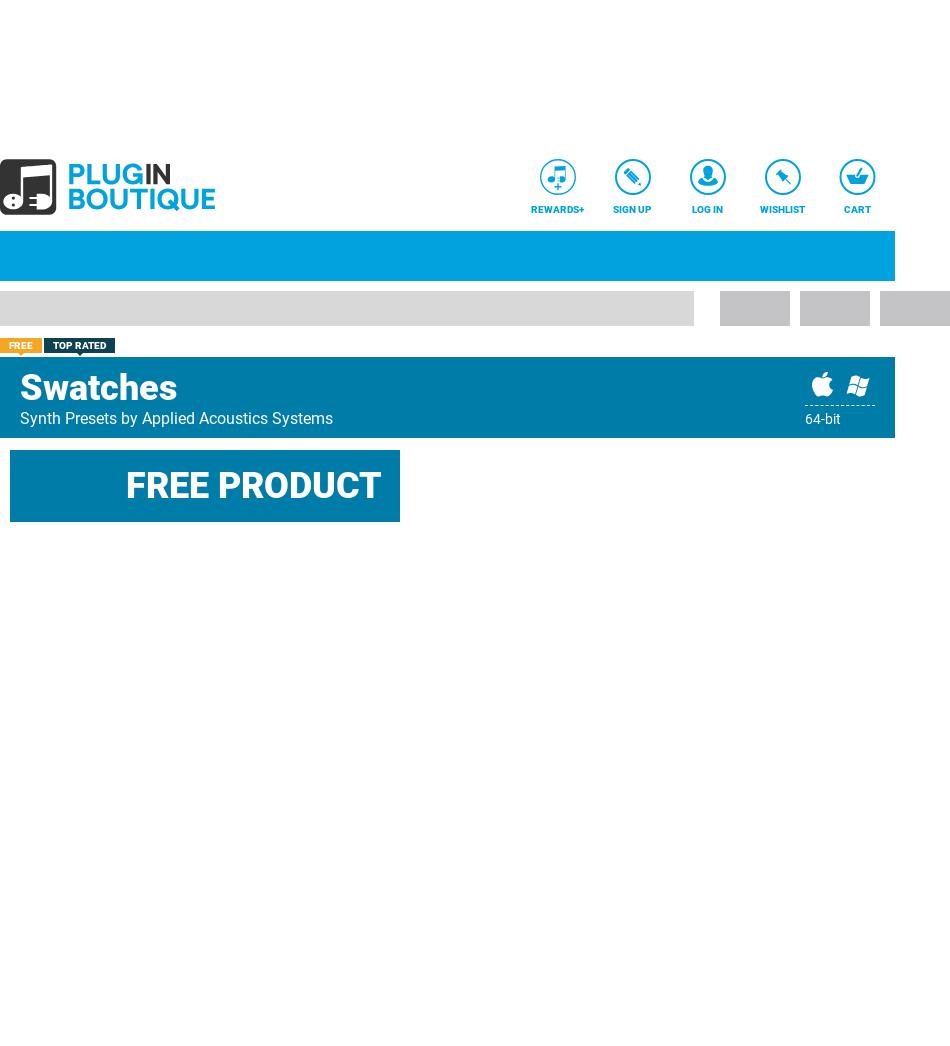  What do you see at coordinates (781, 209) in the screenshot?
I see `'Wishlist'` at bounding box center [781, 209].